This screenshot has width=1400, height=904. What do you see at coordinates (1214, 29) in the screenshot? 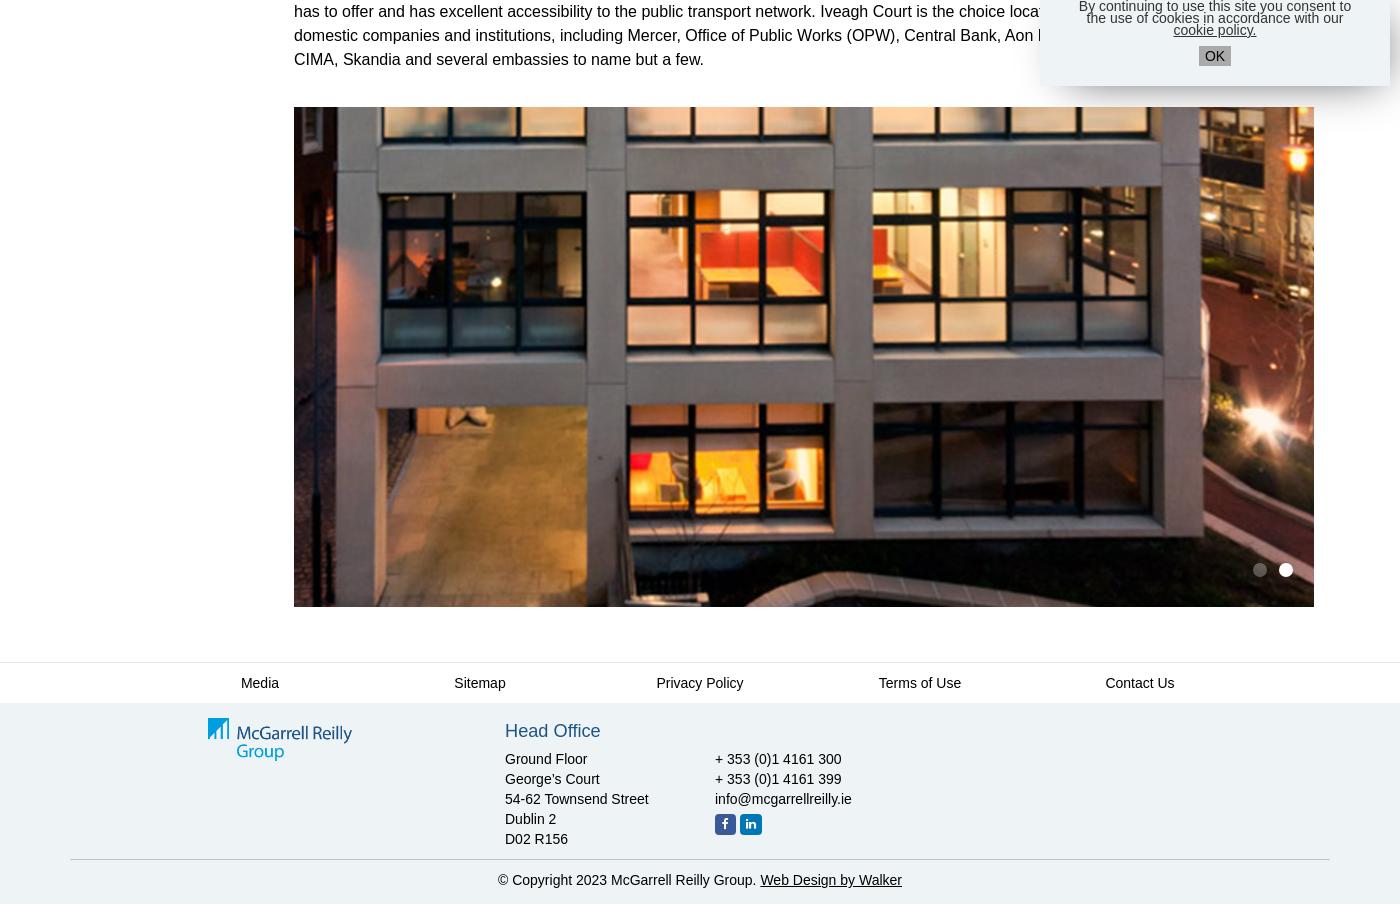
I see `'cookie policy.'` at bounding box center [1214, 29].